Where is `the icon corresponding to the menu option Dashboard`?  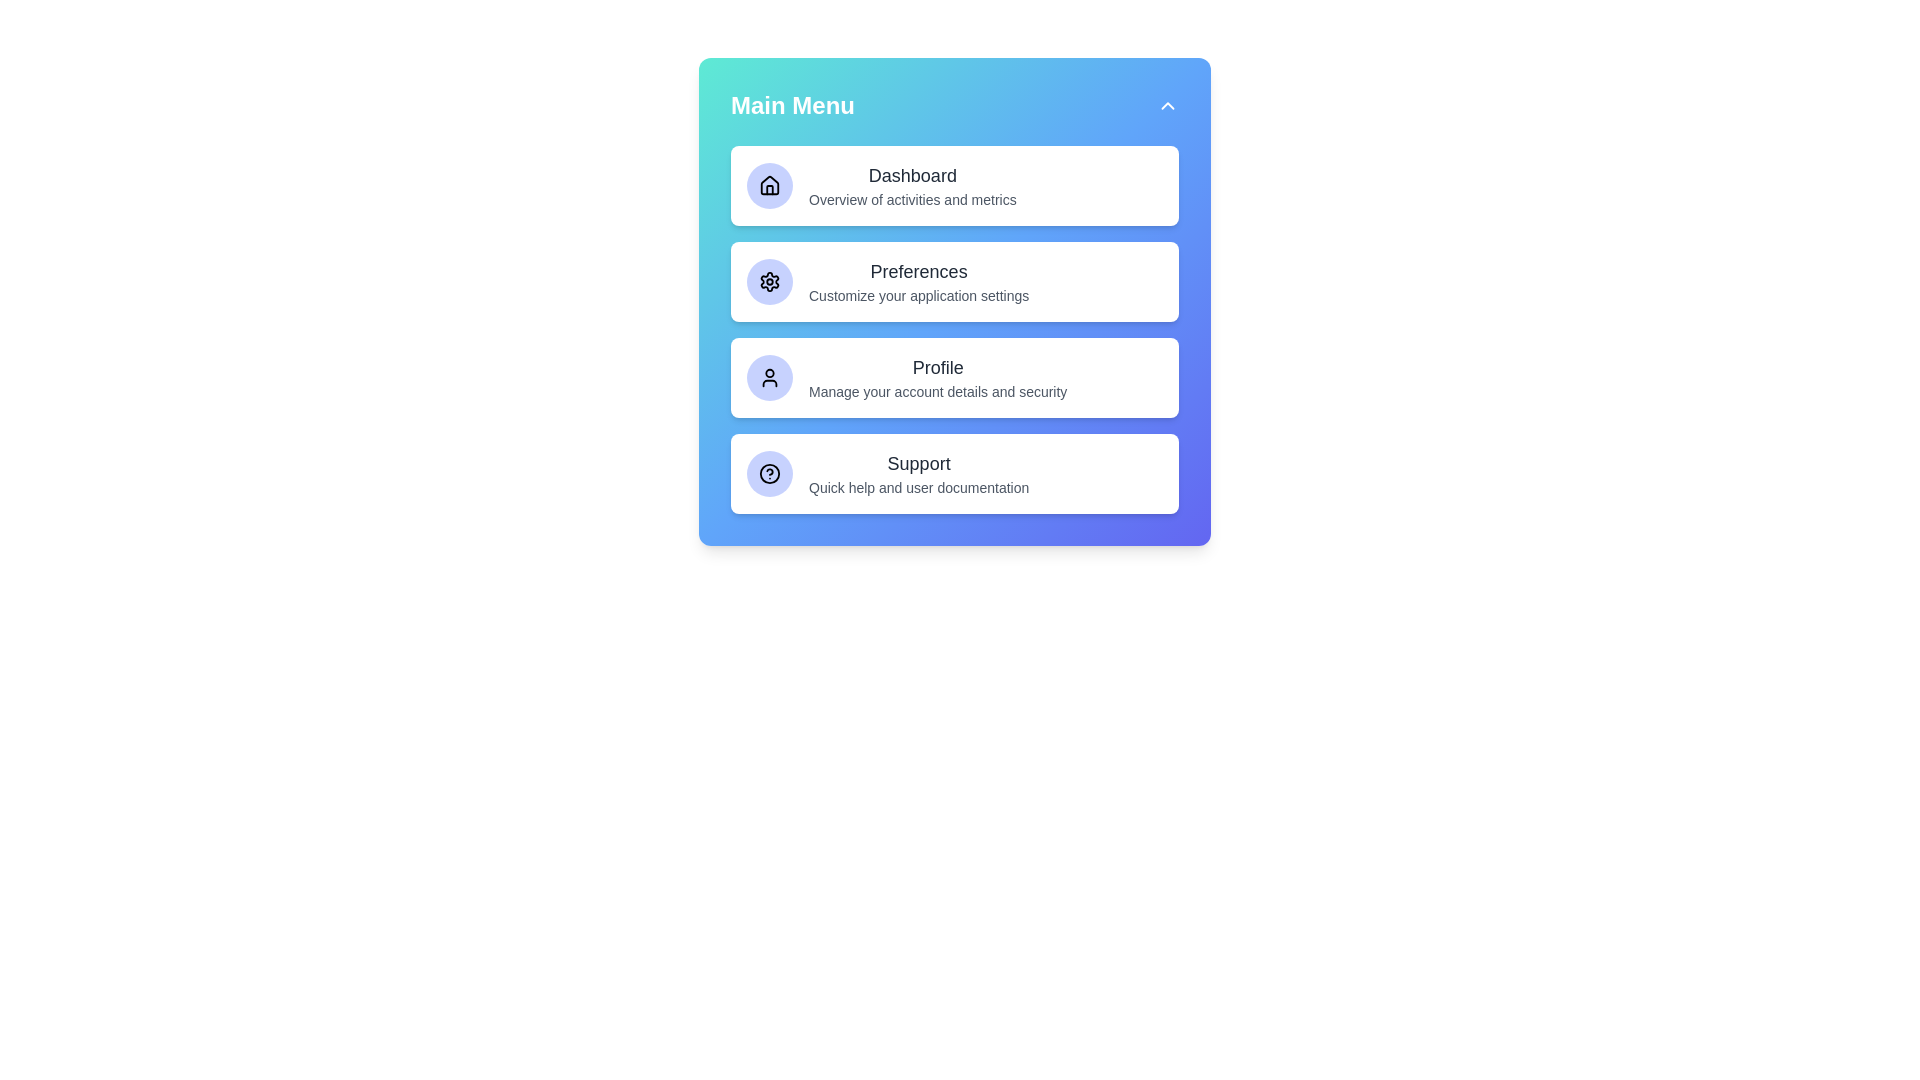
the icon corresponding to the menu option Dashboard is located at coordinates (768, 185).